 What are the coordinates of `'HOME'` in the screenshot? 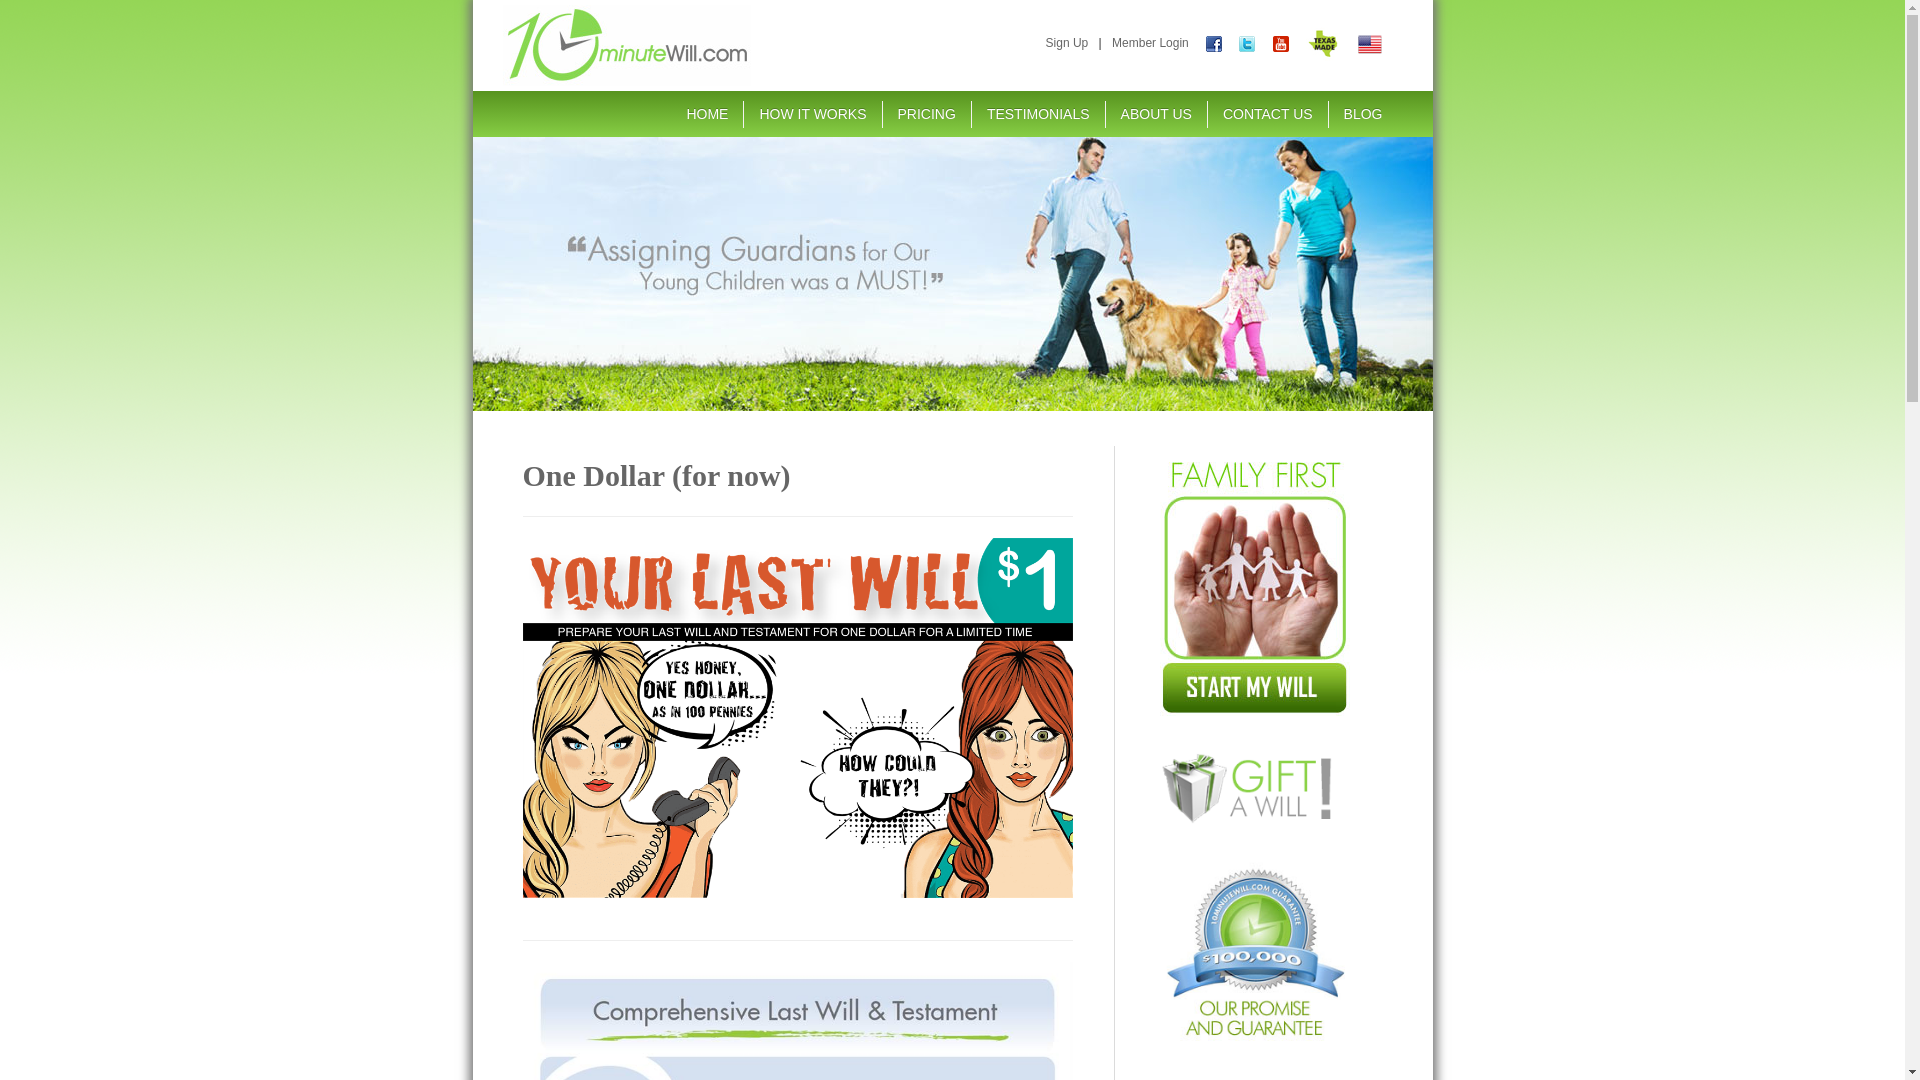 It's located at (706, 114).